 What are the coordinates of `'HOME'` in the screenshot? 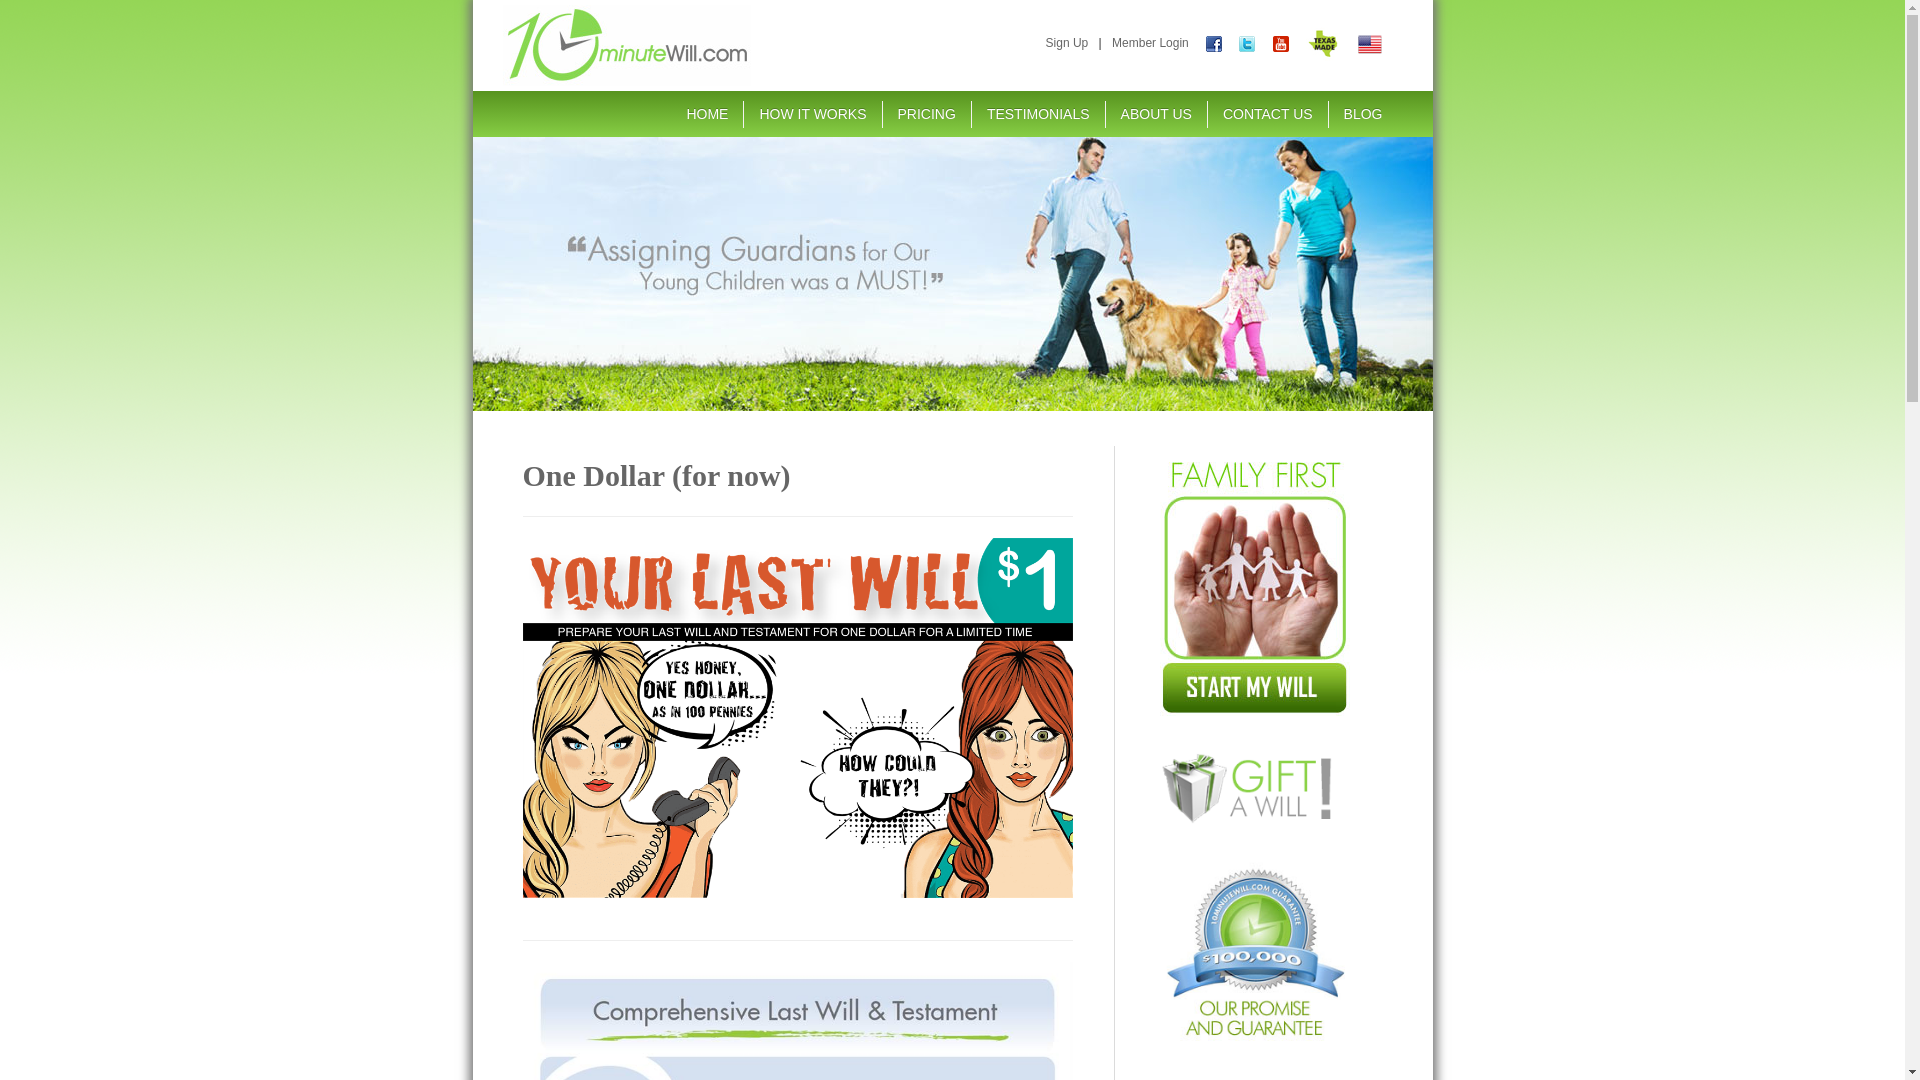 It's located at (706, 114).